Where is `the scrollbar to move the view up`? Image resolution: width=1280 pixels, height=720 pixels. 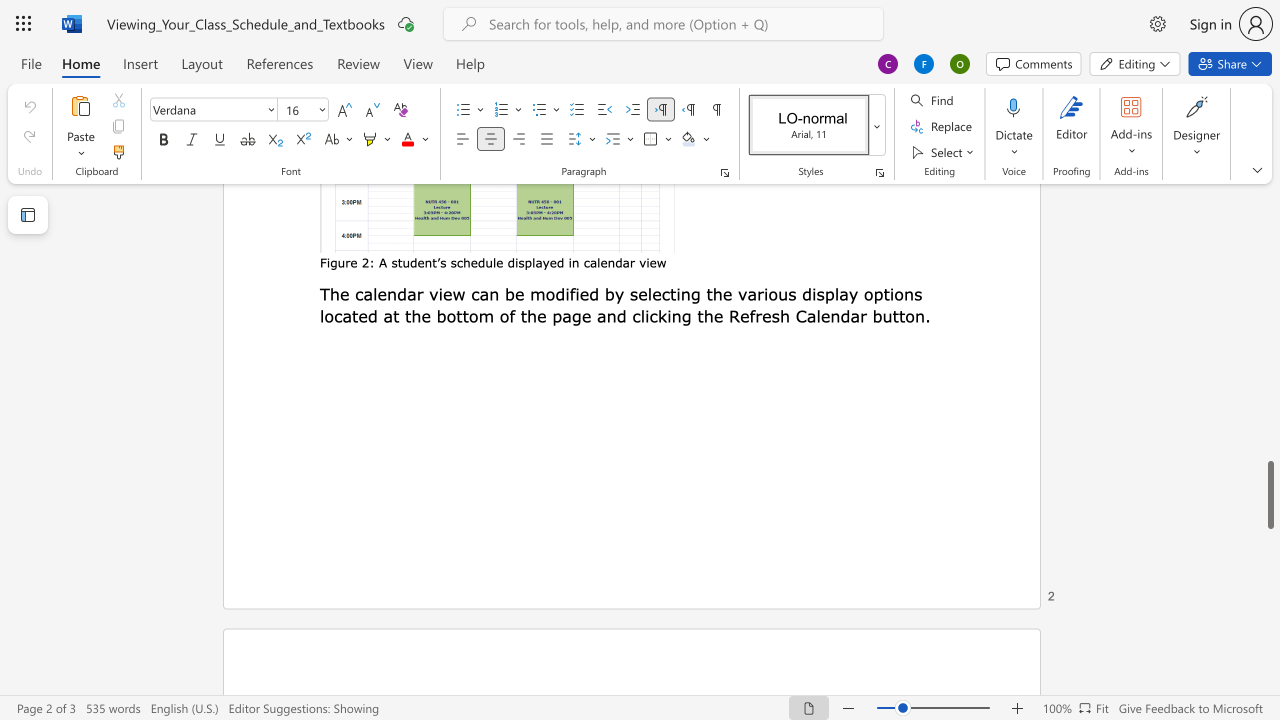 the scrollbar to move the view up is located at coordinates (1269, 438).